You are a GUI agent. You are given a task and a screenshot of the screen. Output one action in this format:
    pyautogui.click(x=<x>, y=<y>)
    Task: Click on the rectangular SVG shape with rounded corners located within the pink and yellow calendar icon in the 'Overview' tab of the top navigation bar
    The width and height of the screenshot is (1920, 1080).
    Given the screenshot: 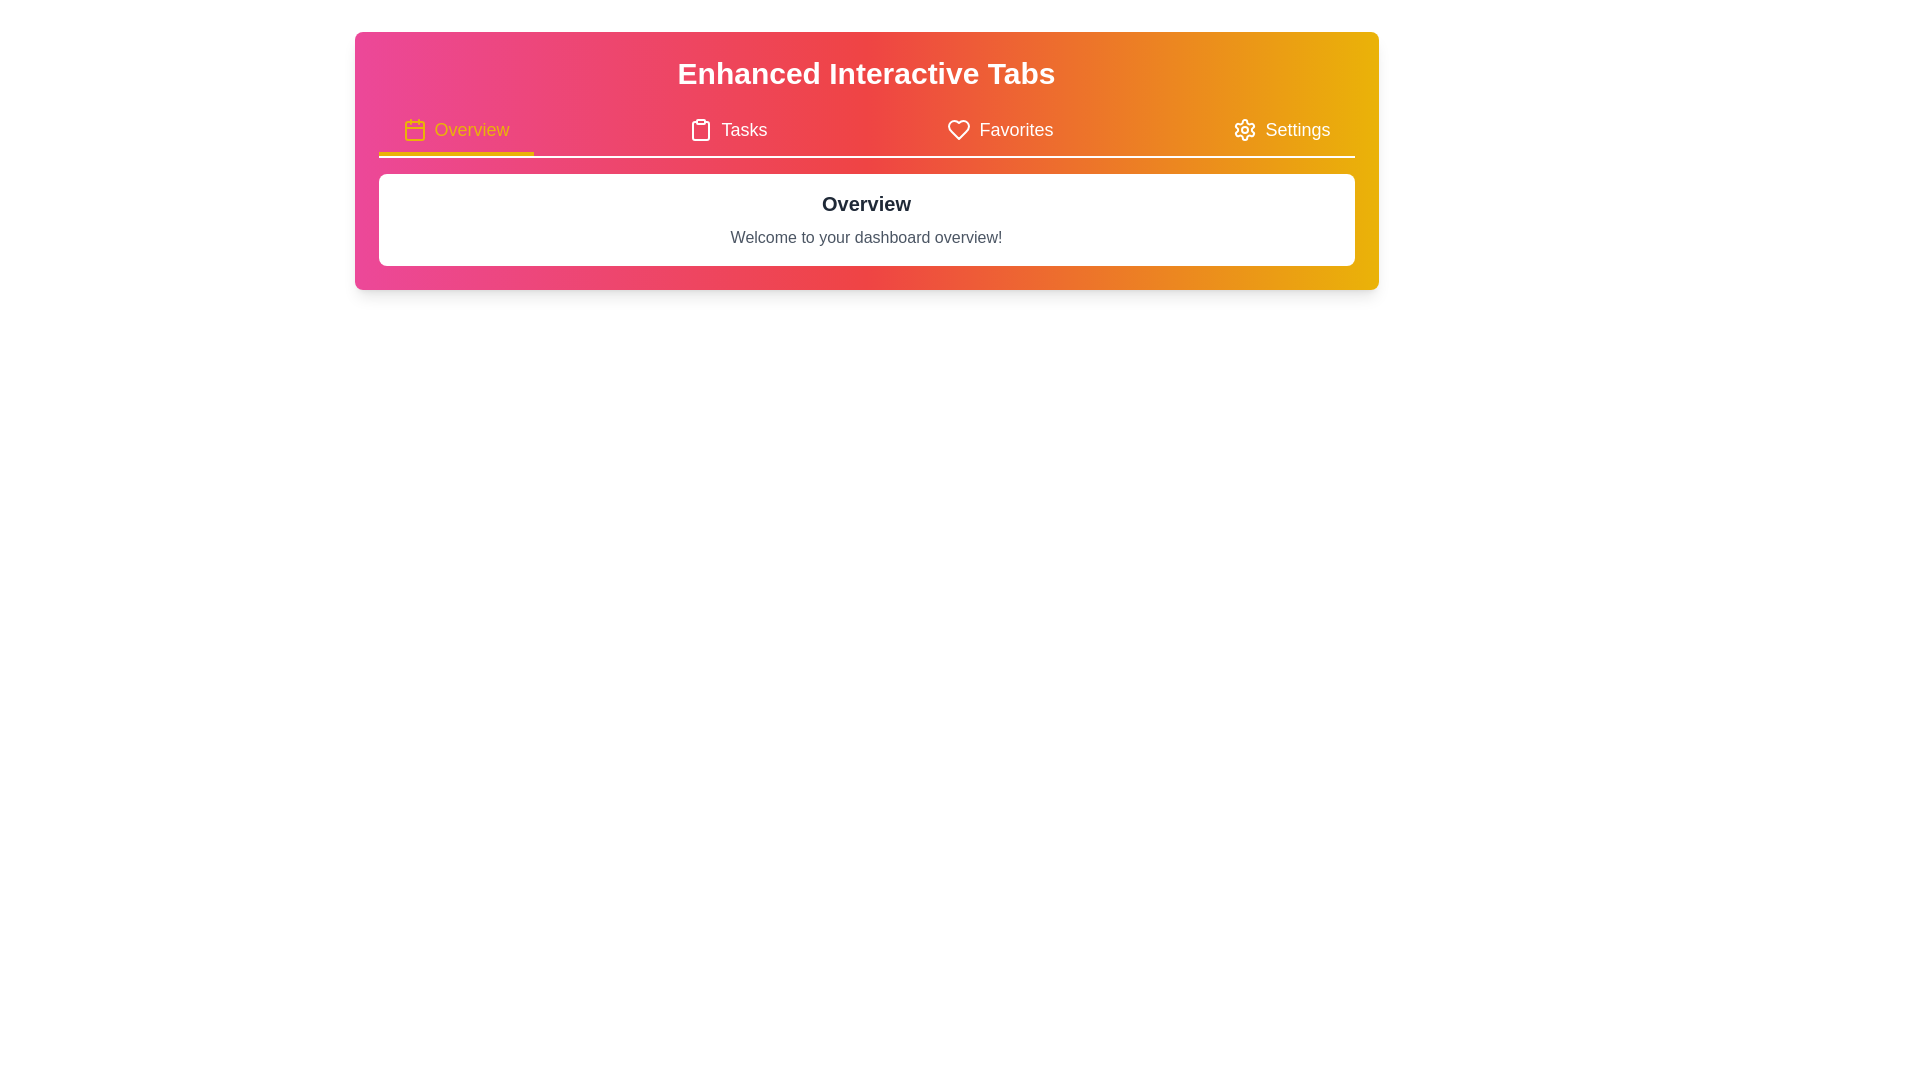 What is the action you would take?
    pyautogui.click(x=413, y=131)
    